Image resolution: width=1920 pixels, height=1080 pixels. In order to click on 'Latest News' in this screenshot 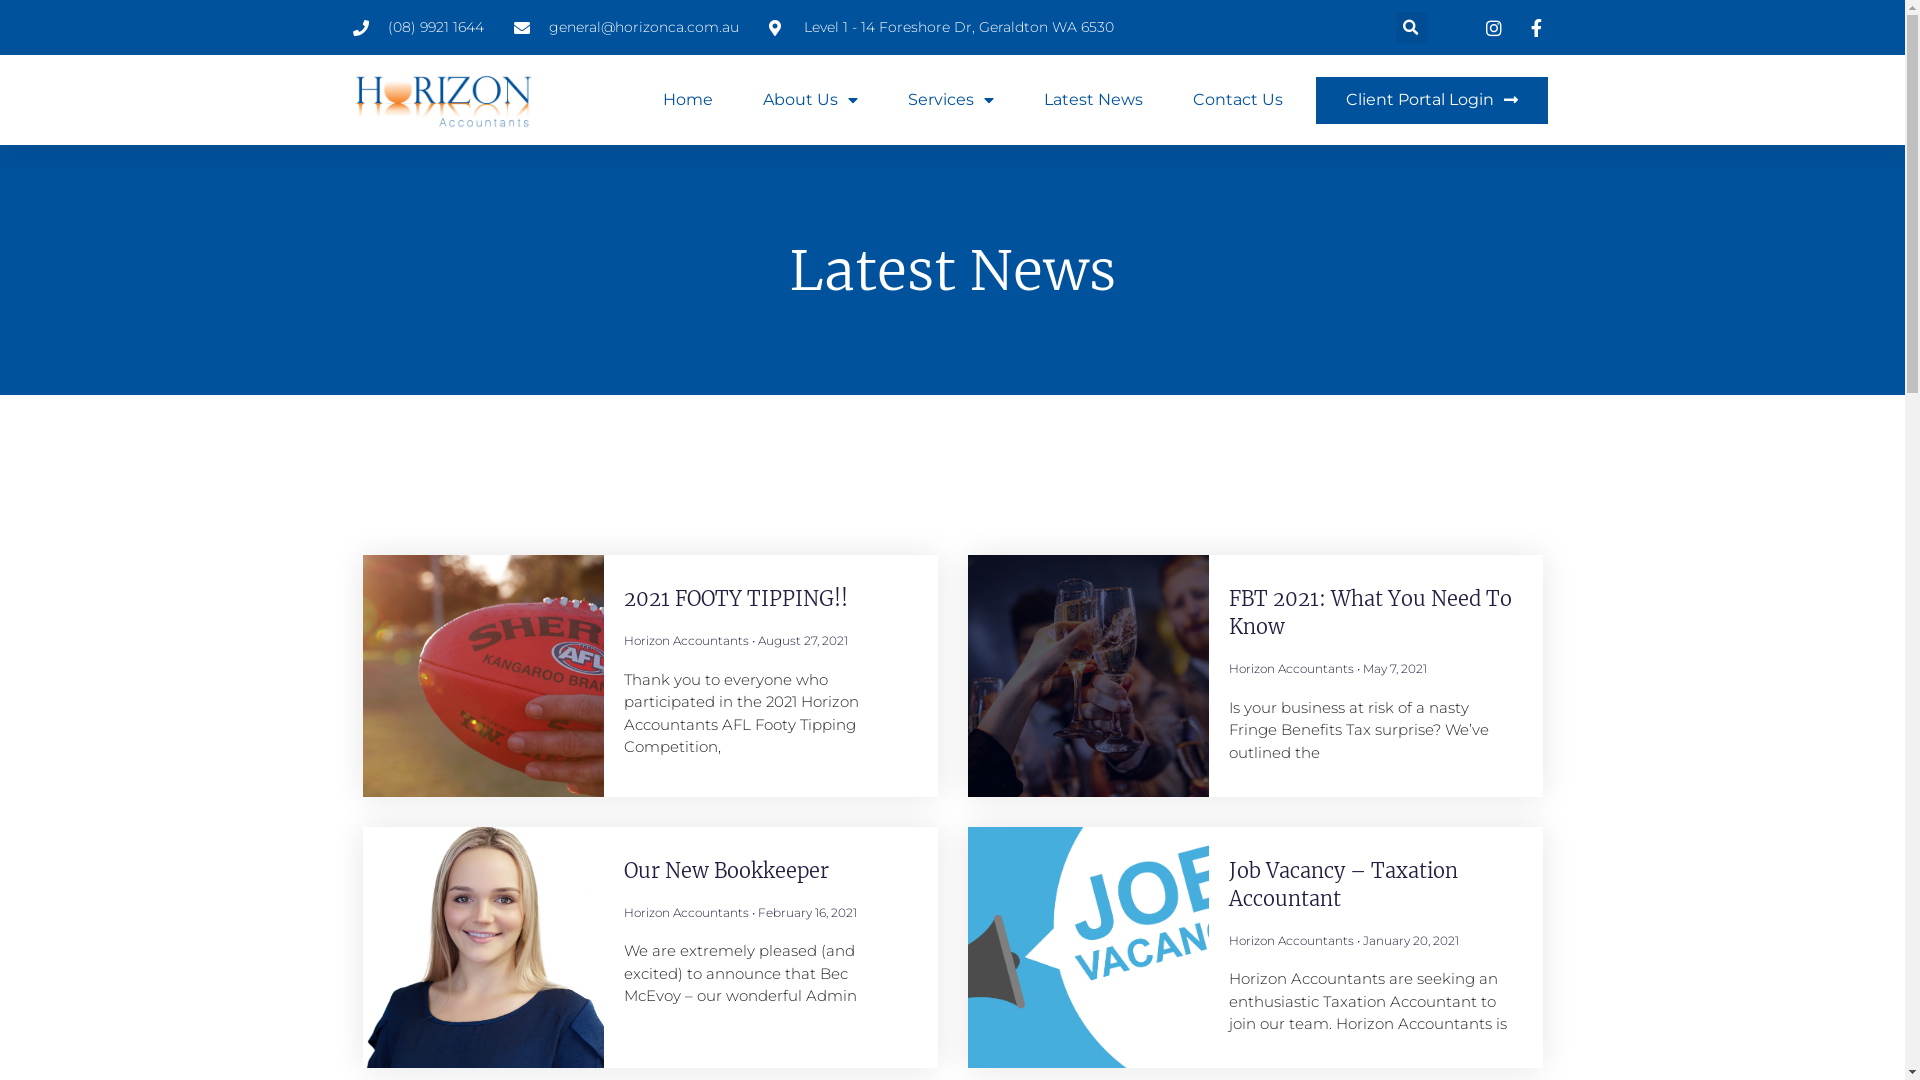, I will do `click(1092, 100)`.